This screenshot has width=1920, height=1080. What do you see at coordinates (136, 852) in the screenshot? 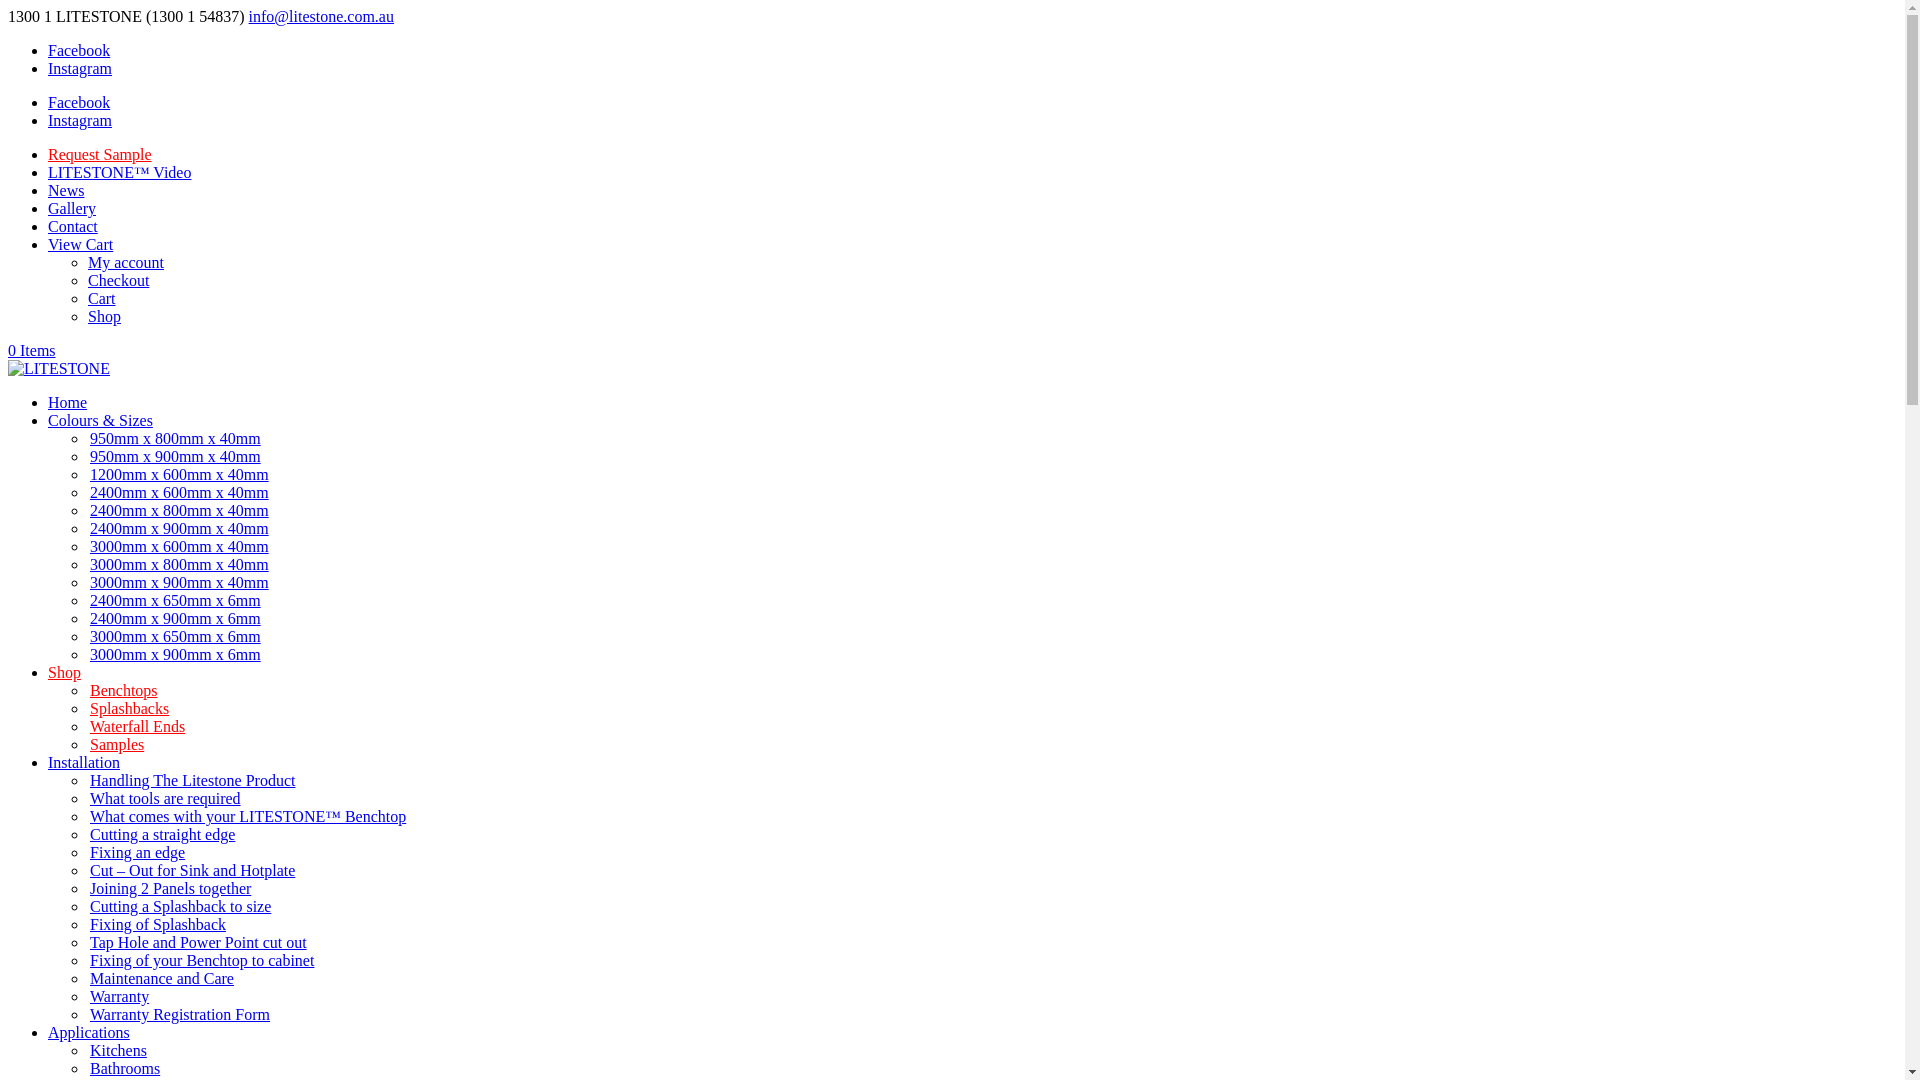
I see `'Fixing an edge'` at bounding box center [136, 852].